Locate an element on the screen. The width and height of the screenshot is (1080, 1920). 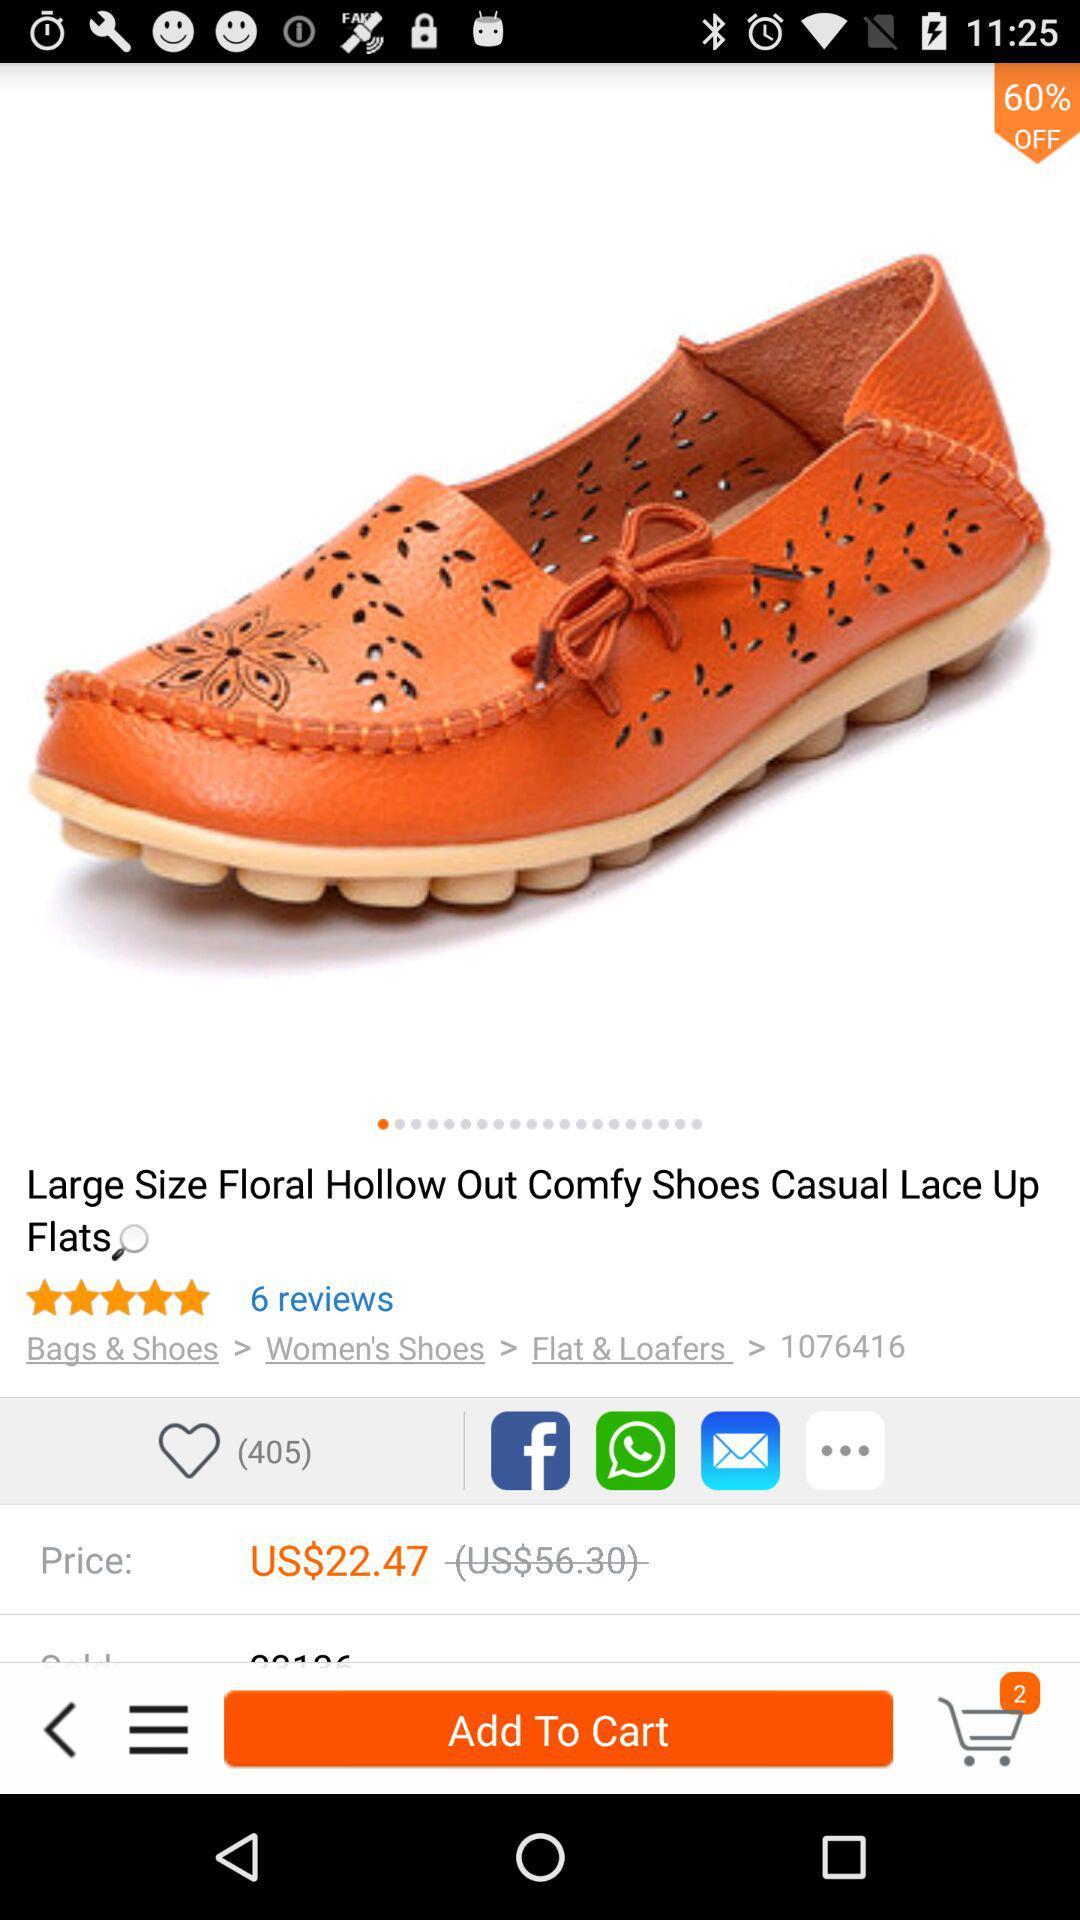
like on facebook is located at coordinates (529, 1450).